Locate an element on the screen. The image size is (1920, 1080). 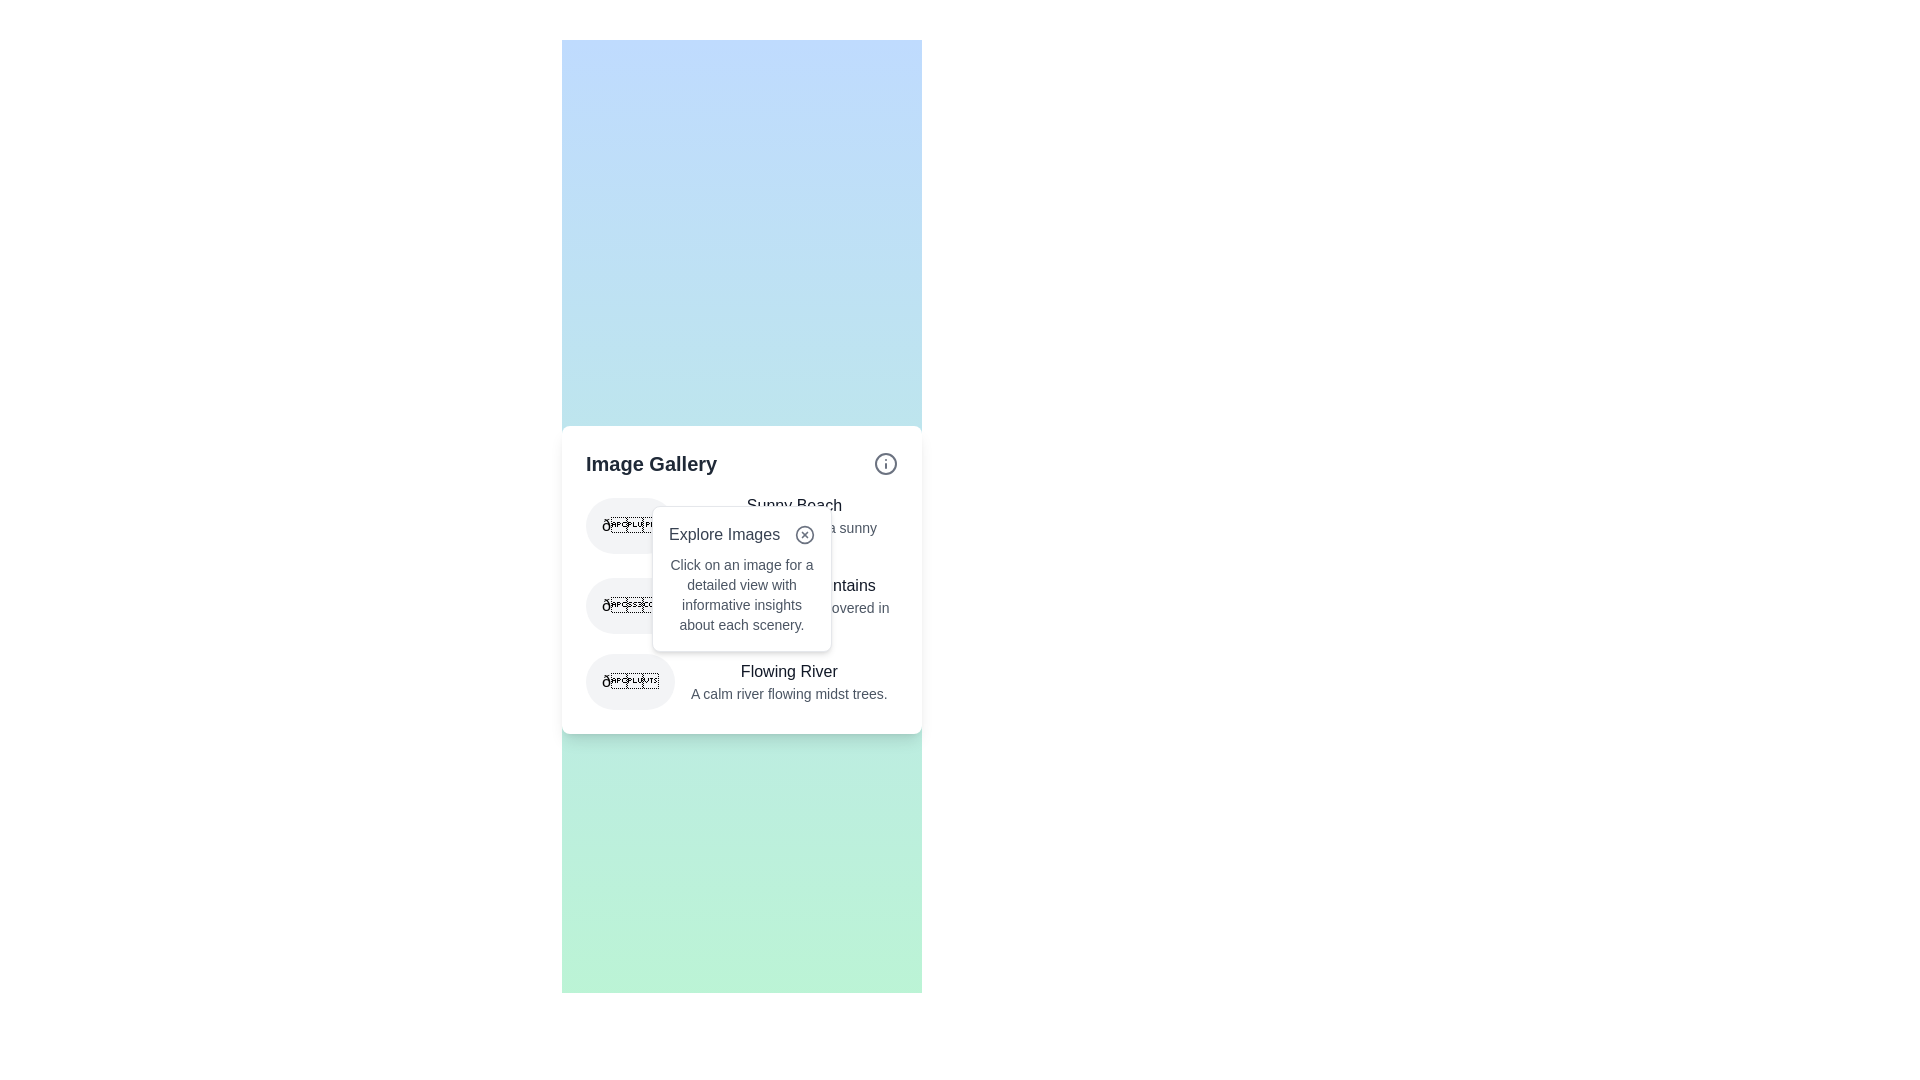
the circular gray-background icon containing a mountain emoji, located to the left of the 'Majestic Mountains' list item is located at coordinates (643, 604).